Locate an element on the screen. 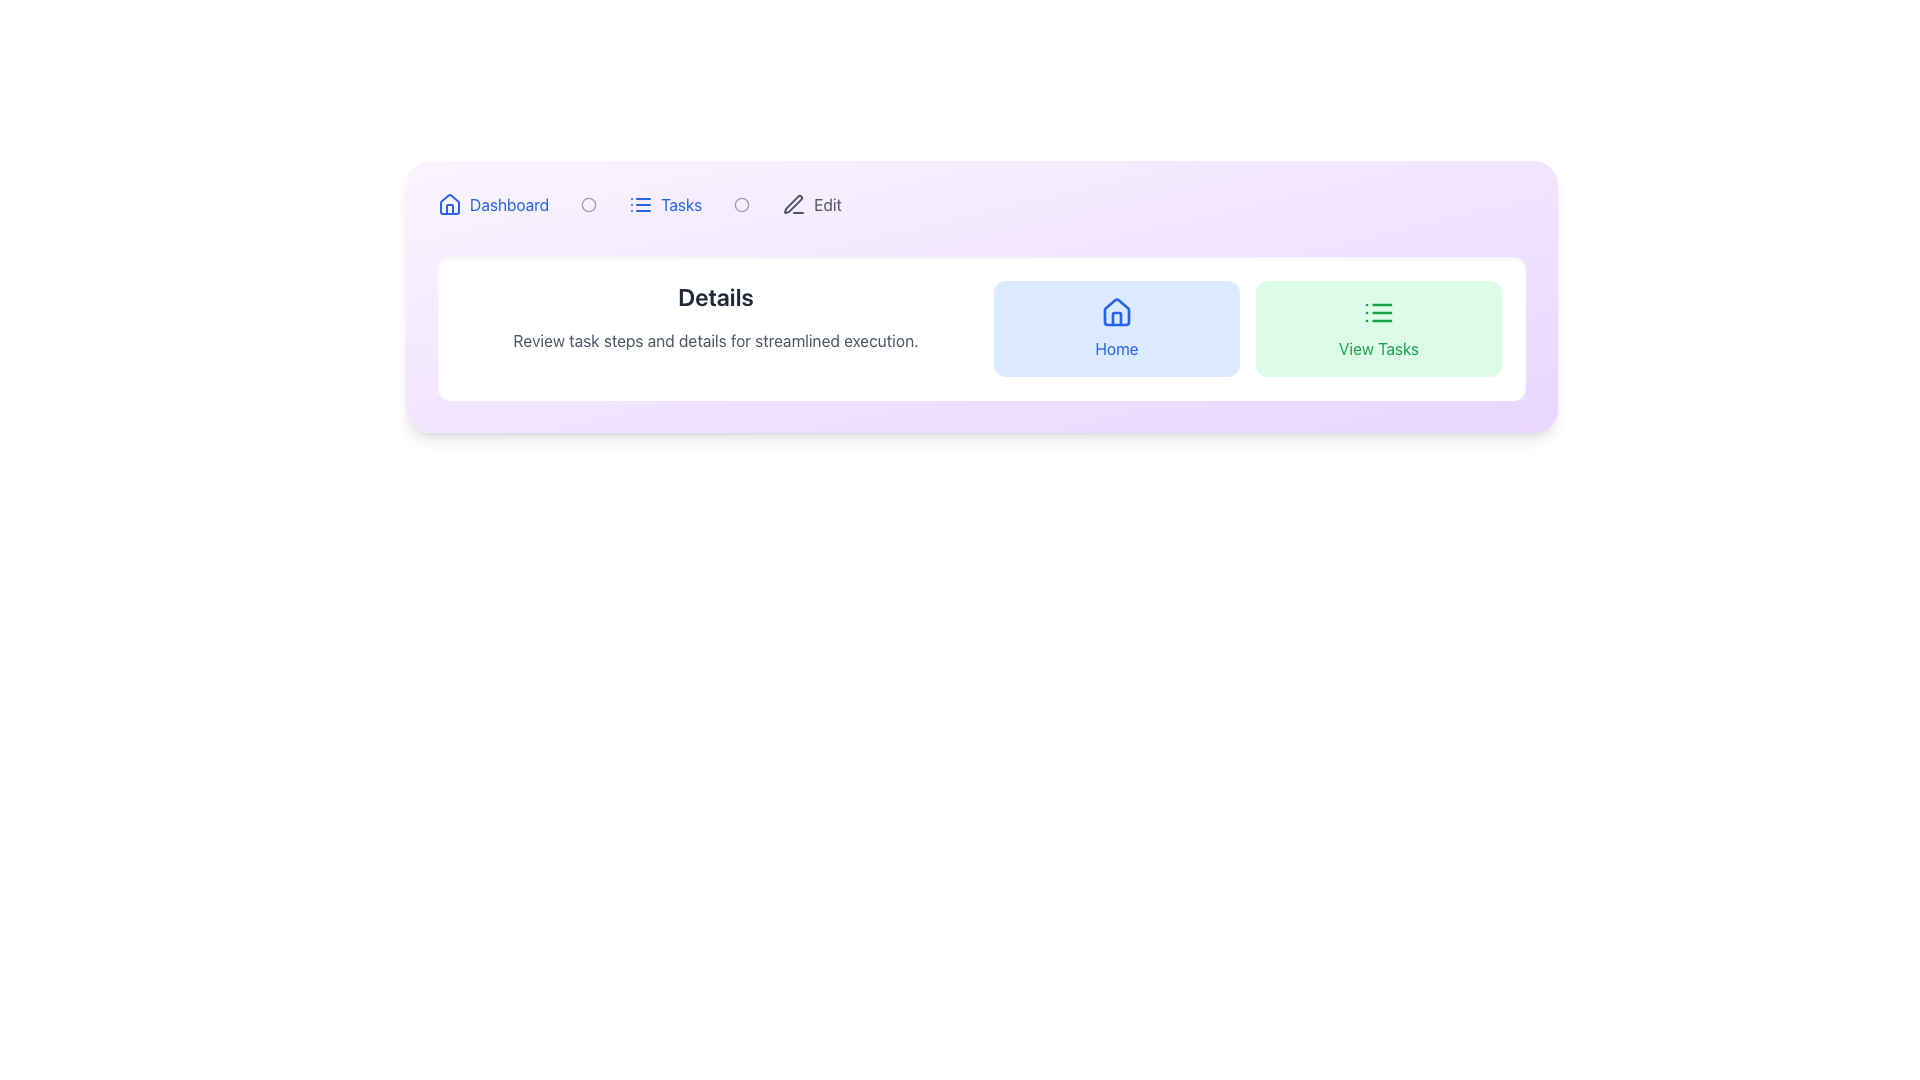 The image size is (1920, 1080). the edit action icon, which resembles a pen and is located in the top navigation bar next to the 'Edit' label is located at coordinates (793, 204).